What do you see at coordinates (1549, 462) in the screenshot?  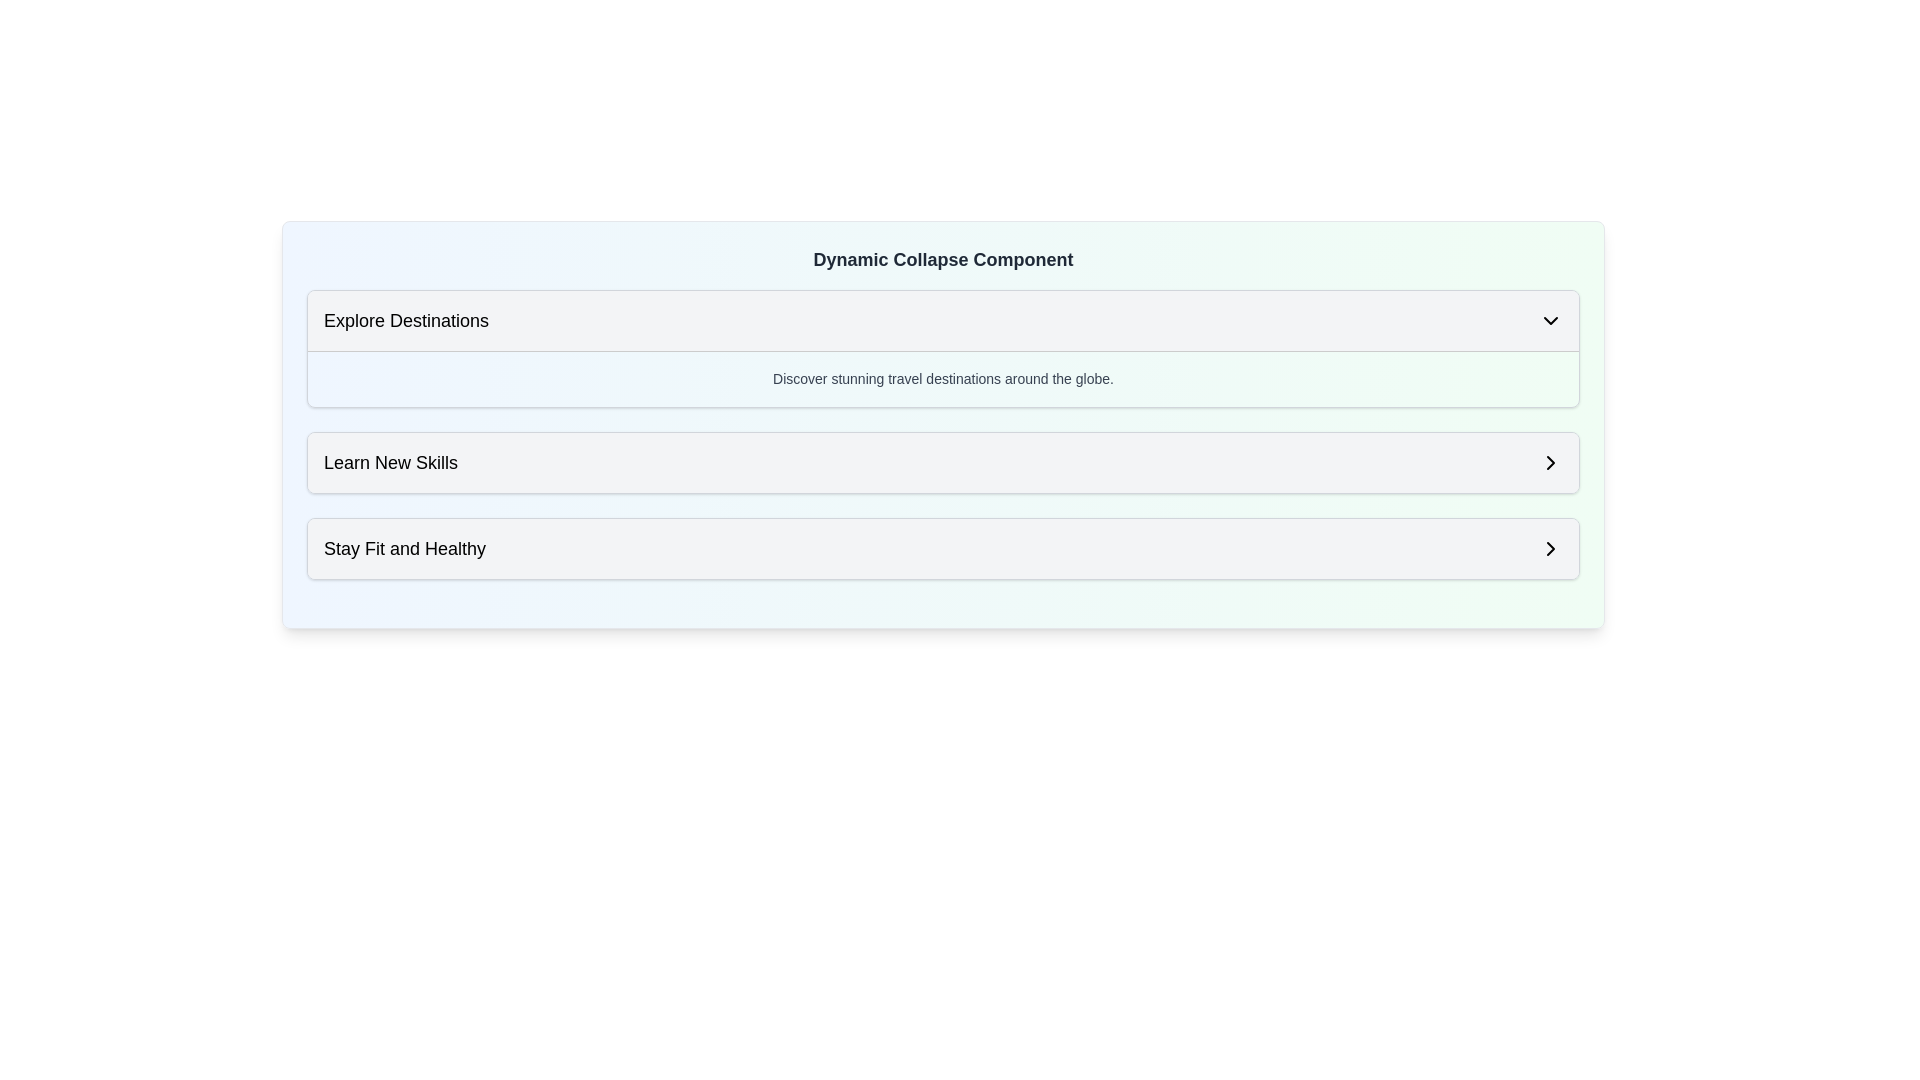 I see `the chevron icon located to the far right of the 'Learn New Skills' entry` at bounding box center [1549, 462].